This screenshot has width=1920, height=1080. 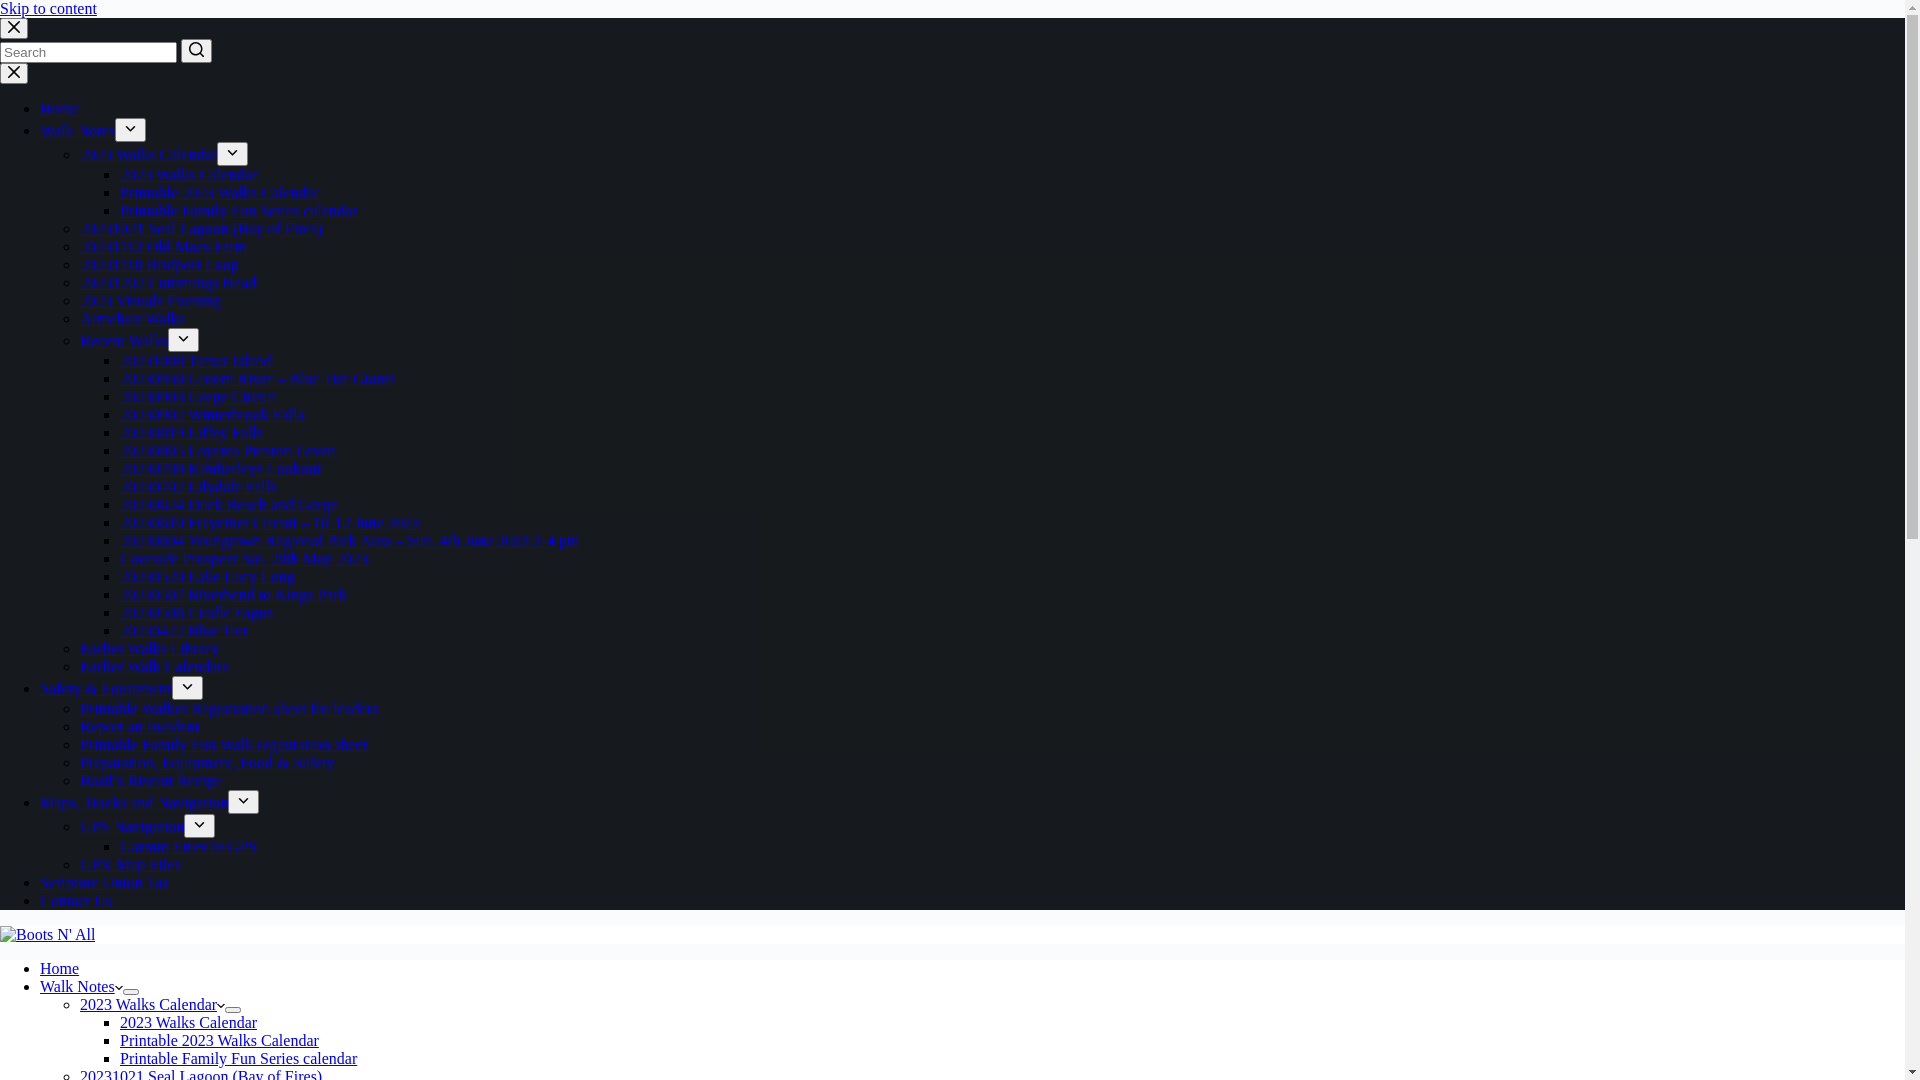 What do you see at coordinates (148, 648) in the screenshot?
I see `'Earlier Walks Library'` at bounding box center [148, 648].